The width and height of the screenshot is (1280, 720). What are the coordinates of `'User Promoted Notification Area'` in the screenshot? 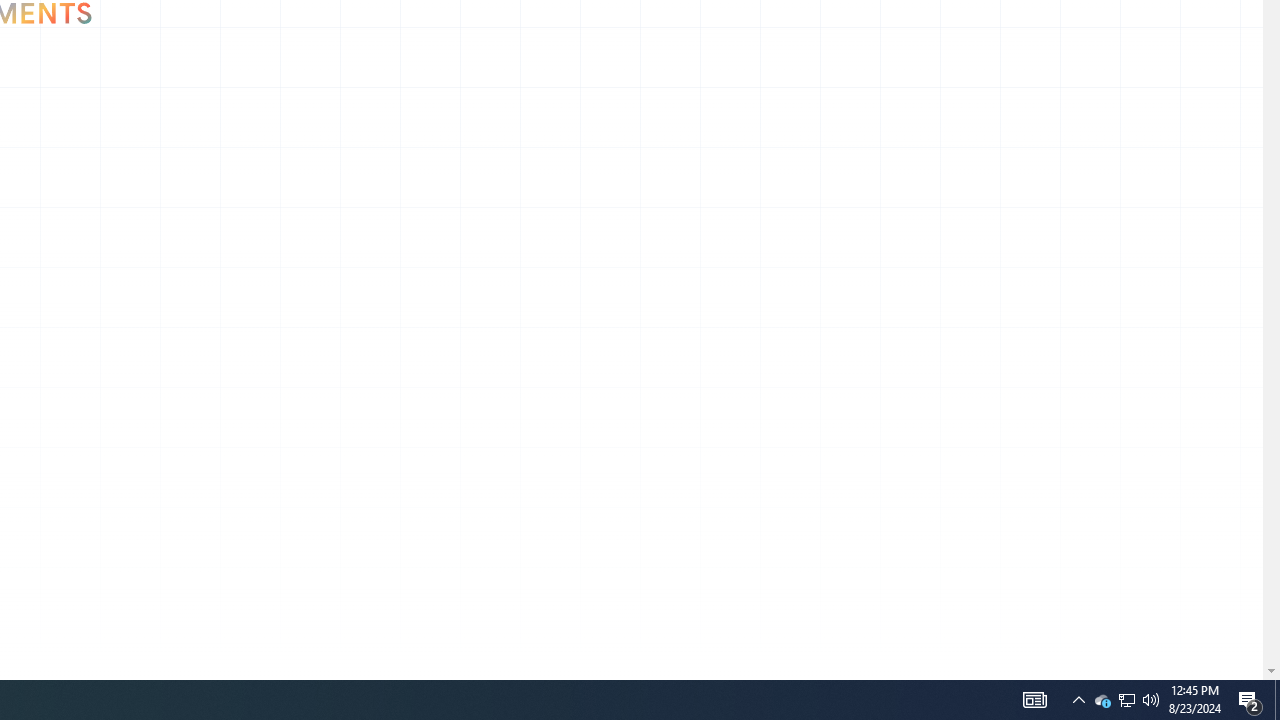 It's located at (1151, 698).